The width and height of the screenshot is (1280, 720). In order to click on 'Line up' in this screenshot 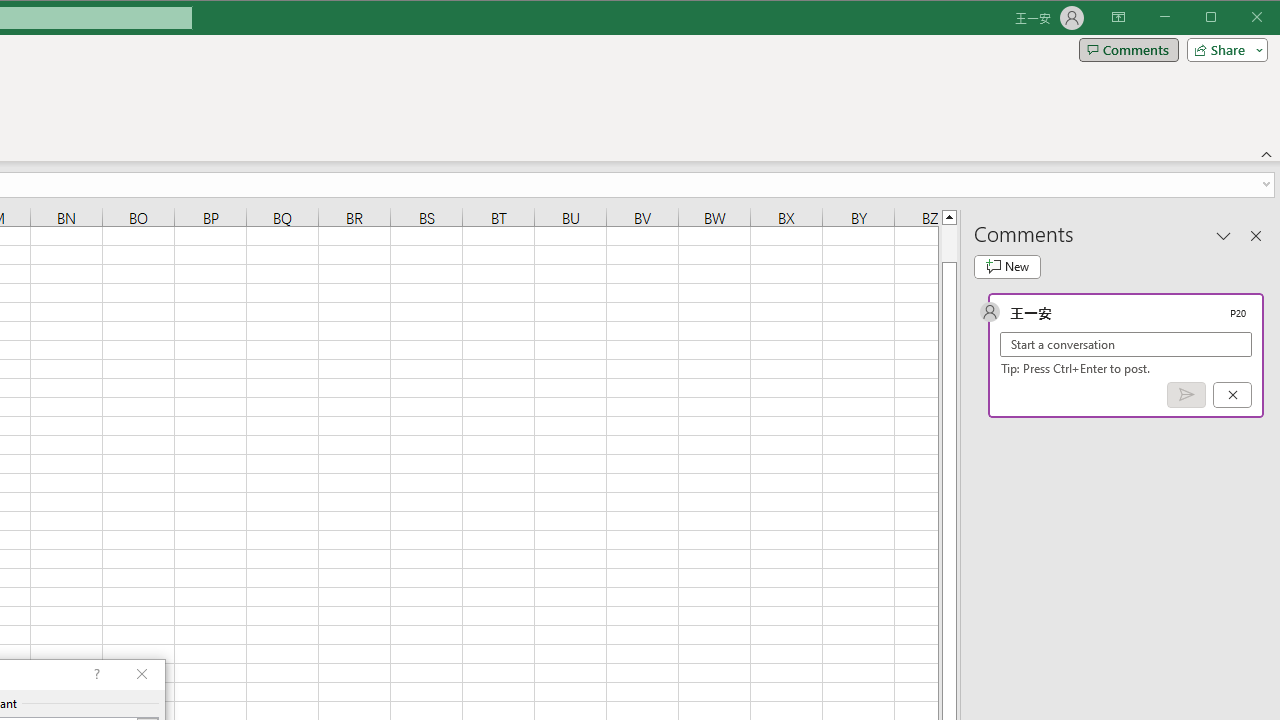, I will do `click(948, 216)`.